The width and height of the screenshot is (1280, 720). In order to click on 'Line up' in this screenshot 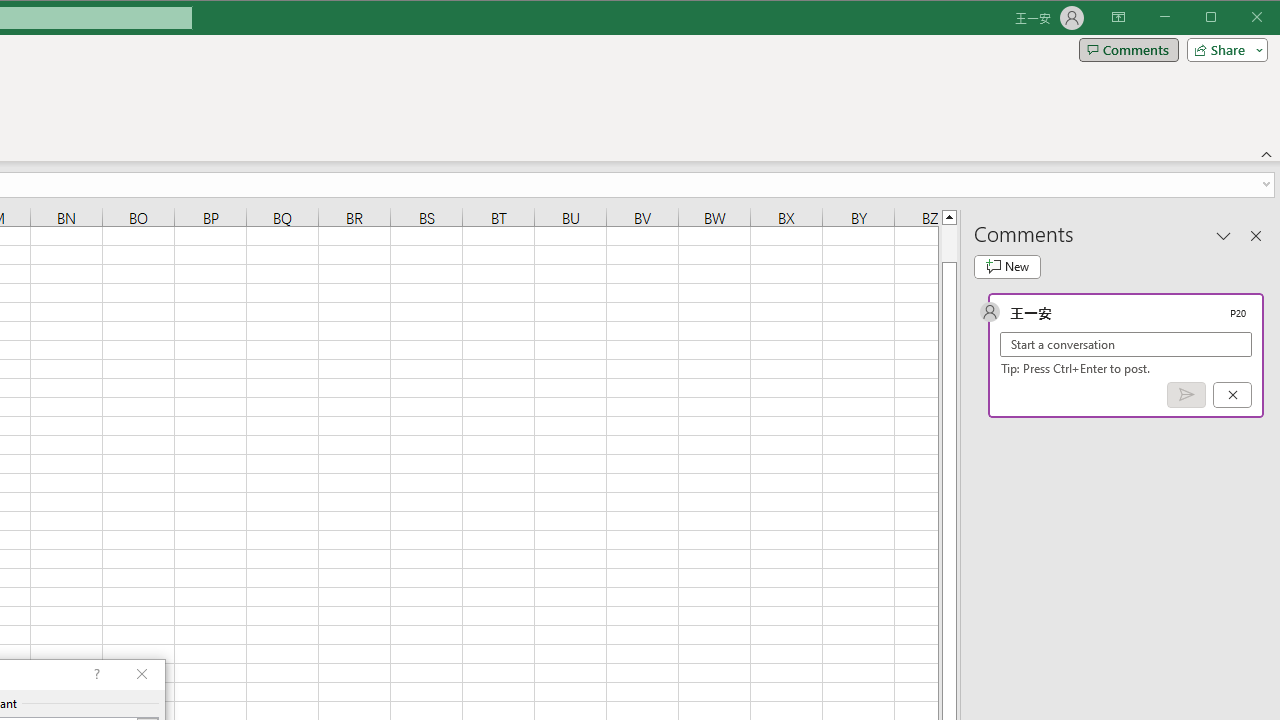, I will do `click(948, 216)`.